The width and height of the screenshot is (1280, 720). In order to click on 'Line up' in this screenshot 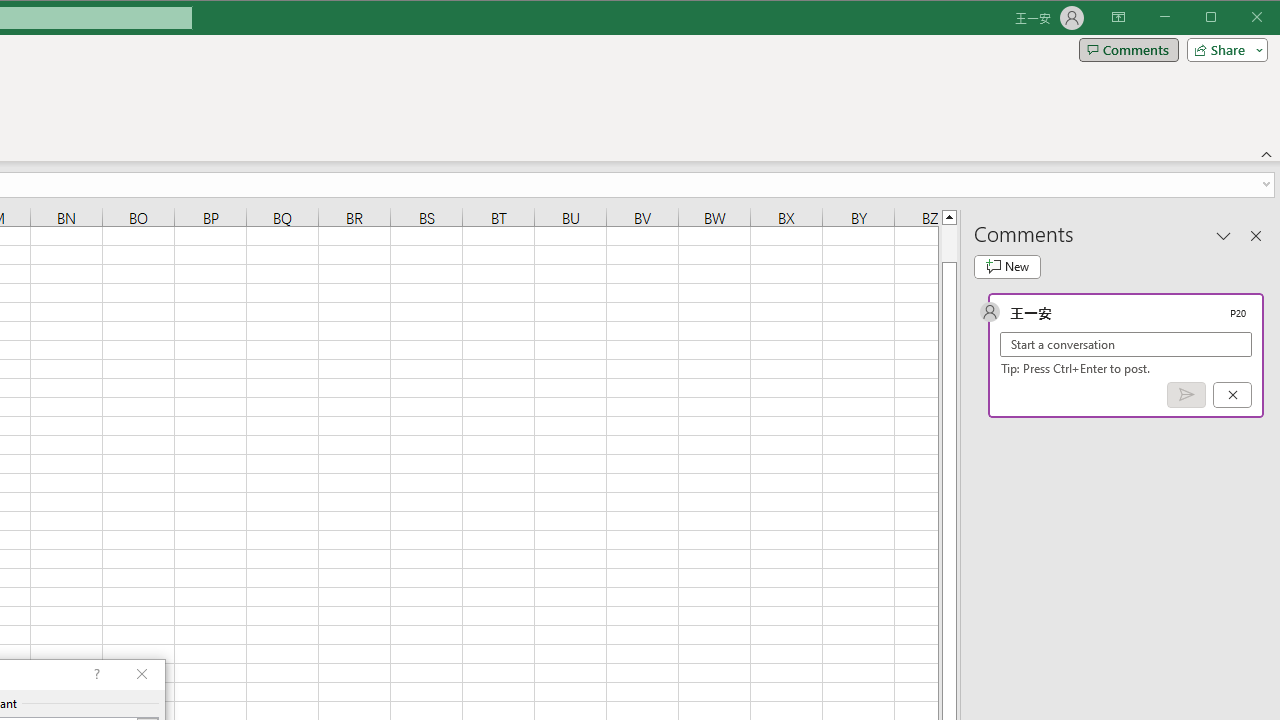, I will do `click(948, 216)`.